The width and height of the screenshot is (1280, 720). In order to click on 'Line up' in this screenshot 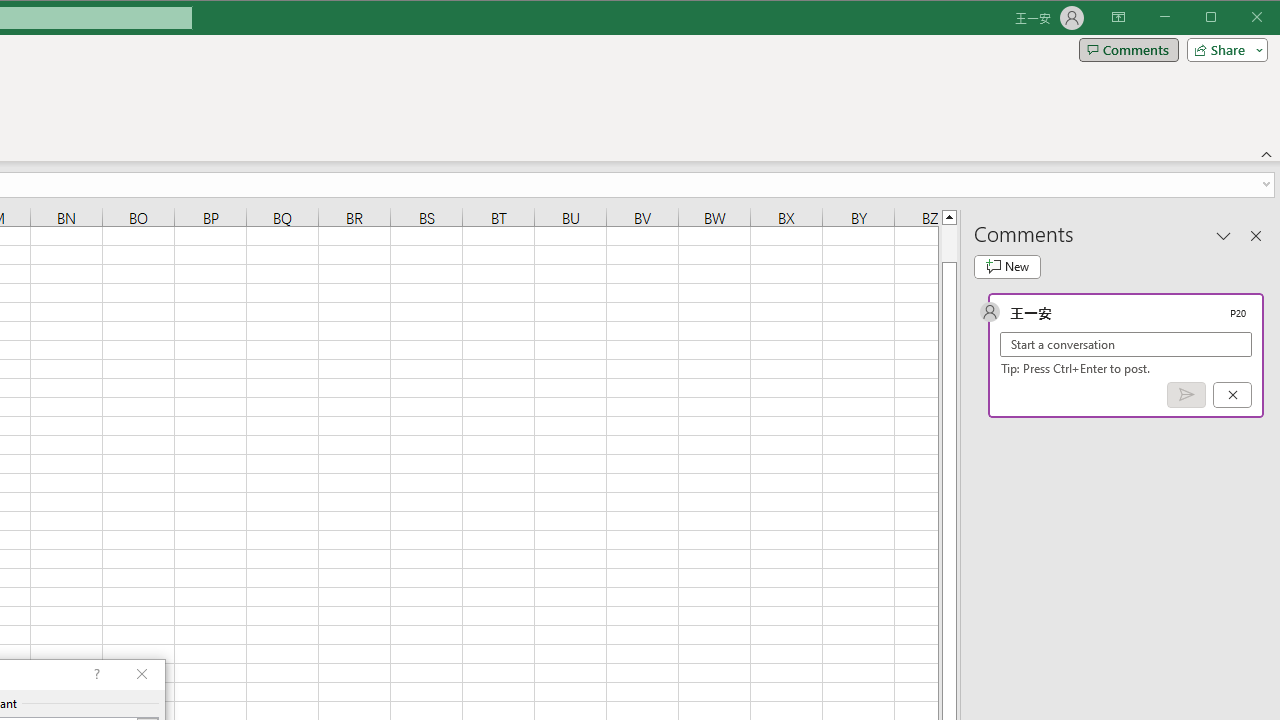, I will do `click(948, 216)`.